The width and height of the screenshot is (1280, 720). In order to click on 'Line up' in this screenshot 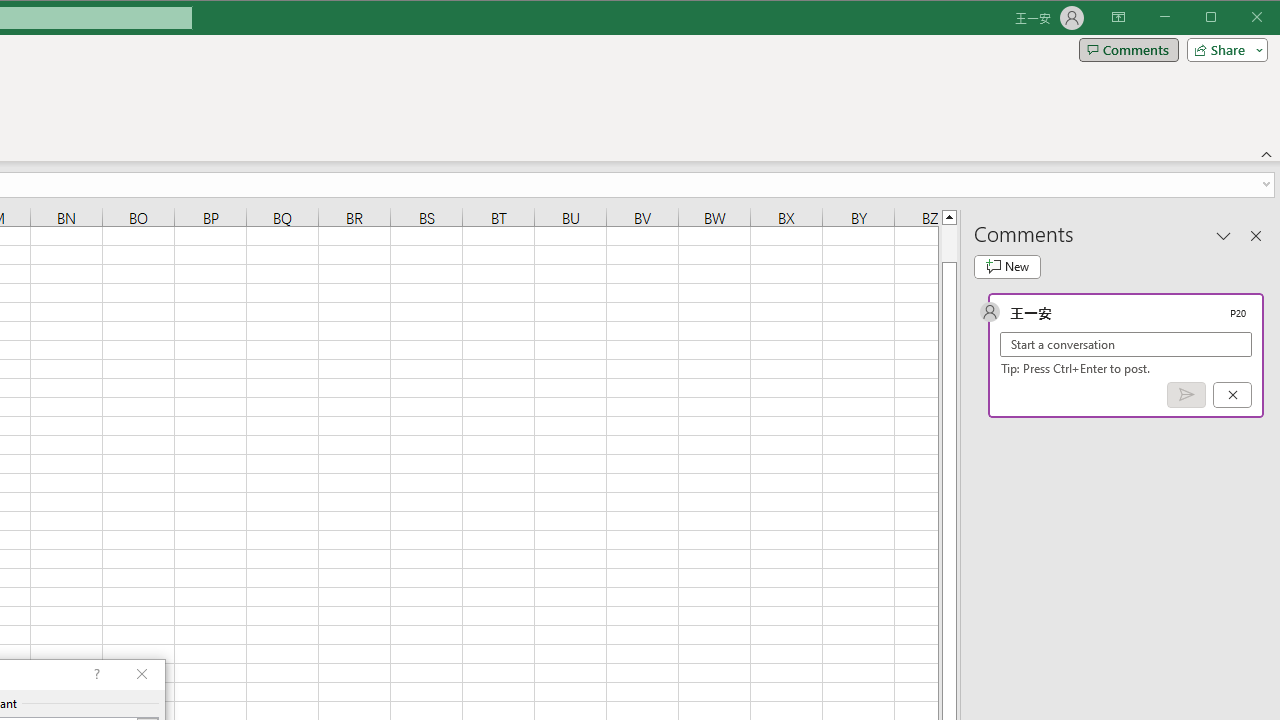, I will do `click(948, 216)`.